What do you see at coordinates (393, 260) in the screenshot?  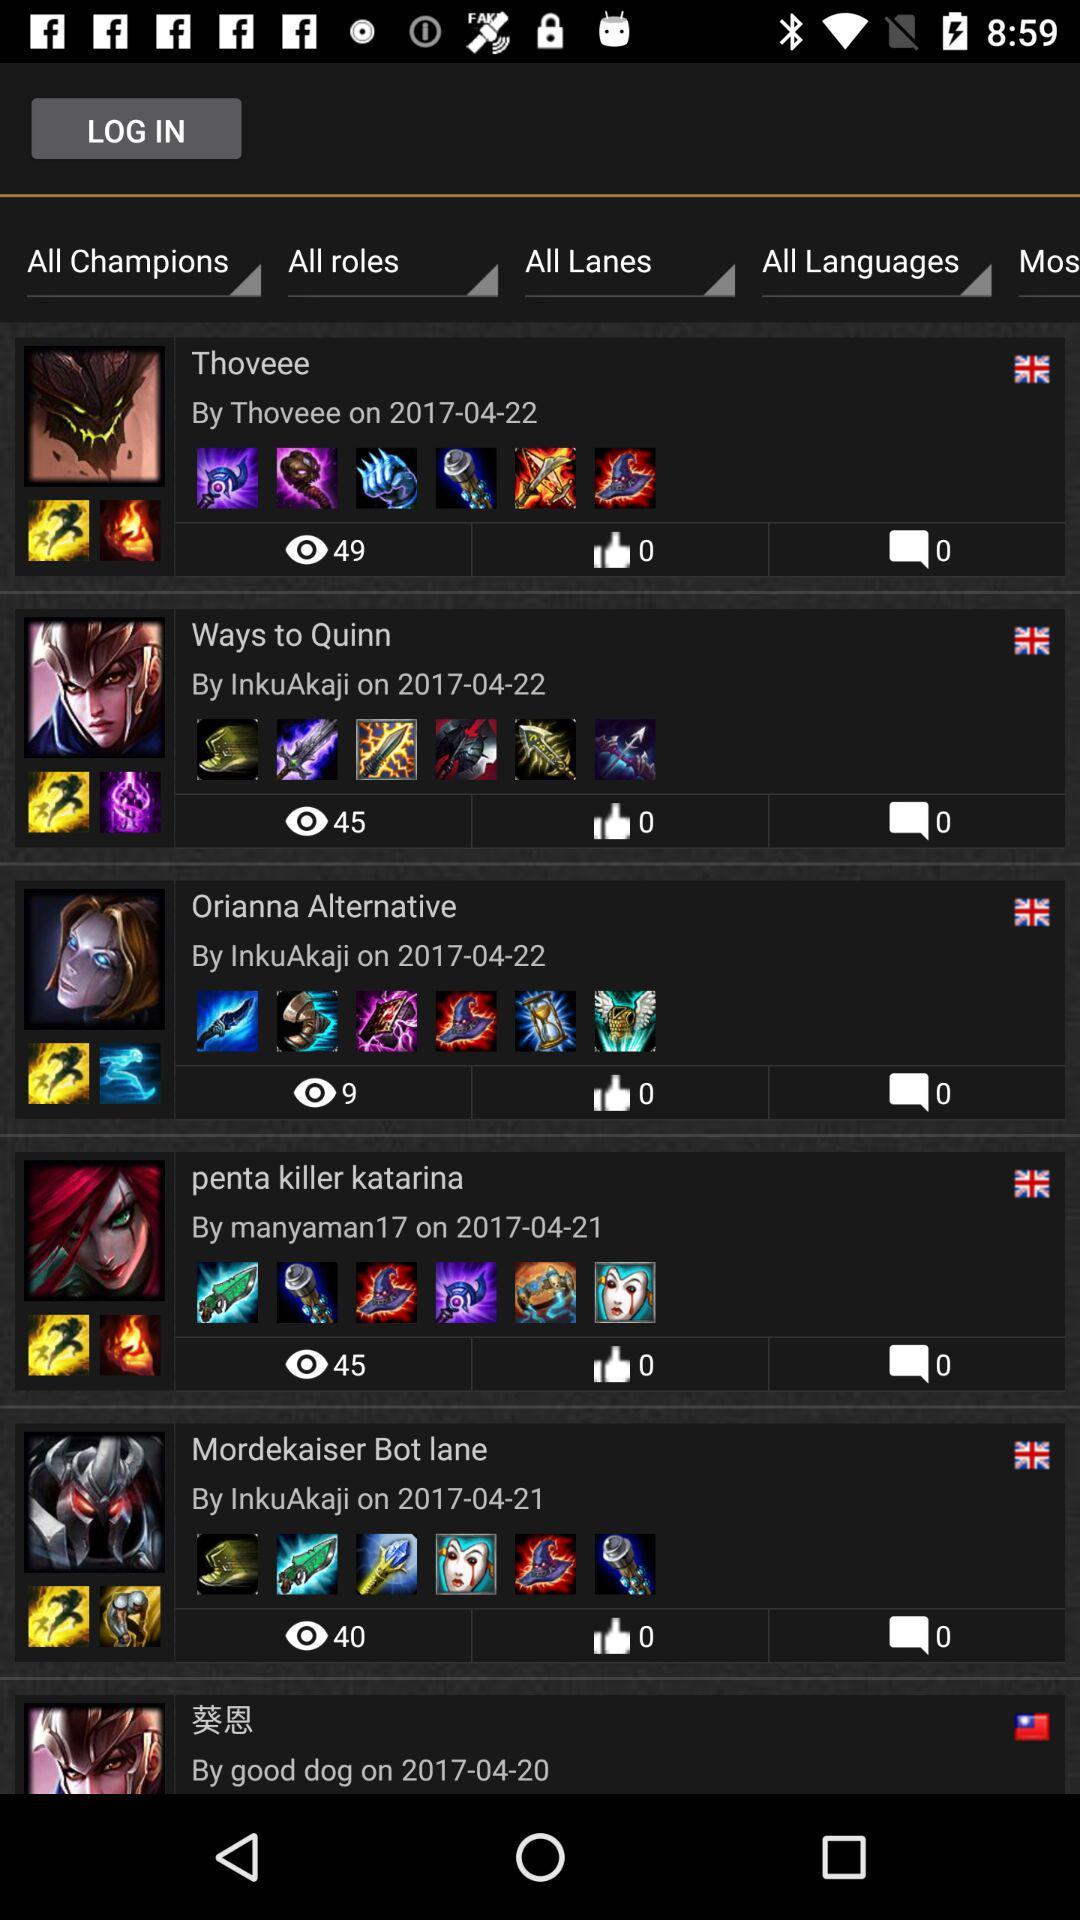 I see `item to the right of all champions icon` at bounding box center [393, 260].